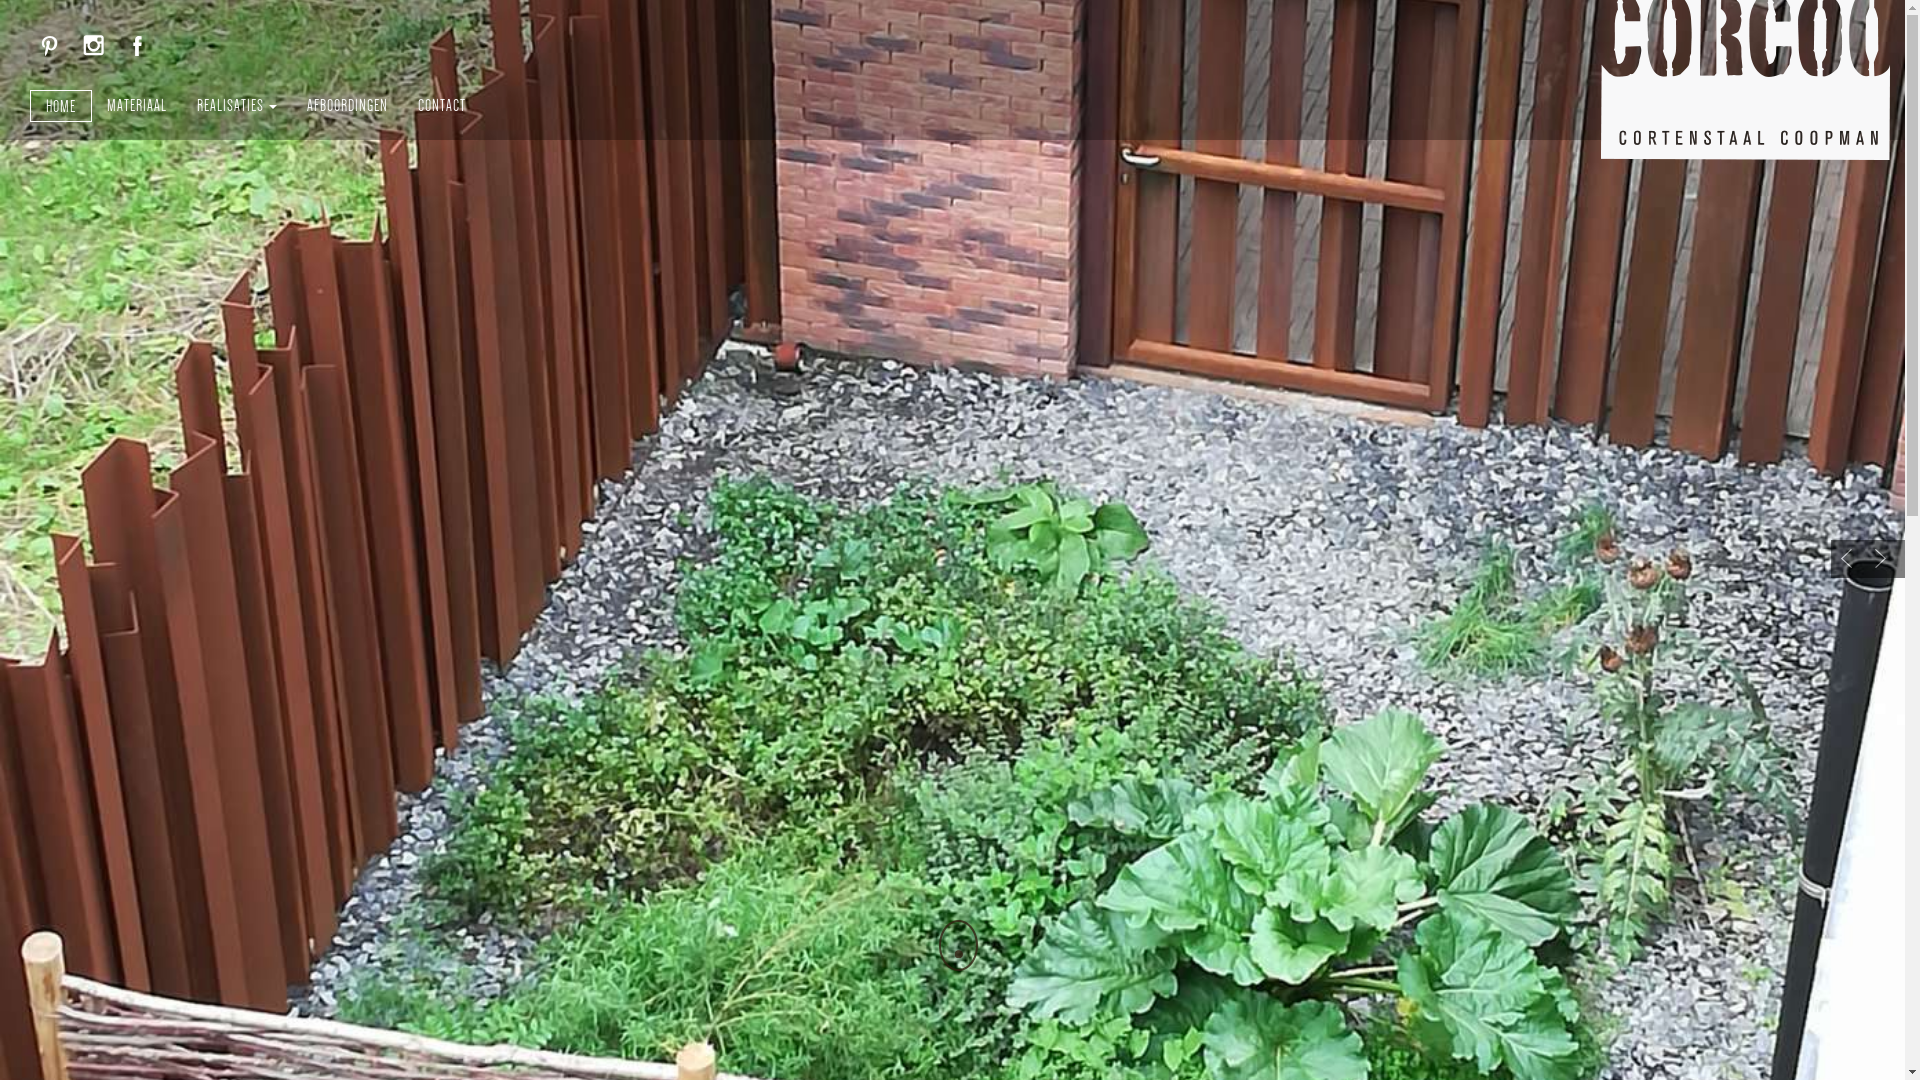 Image resolution: width=1920 pixels, height=1080 pixels. Describe the element at coordinates (137, 45) in the screenshot. I see `'Facebook'` at that location.